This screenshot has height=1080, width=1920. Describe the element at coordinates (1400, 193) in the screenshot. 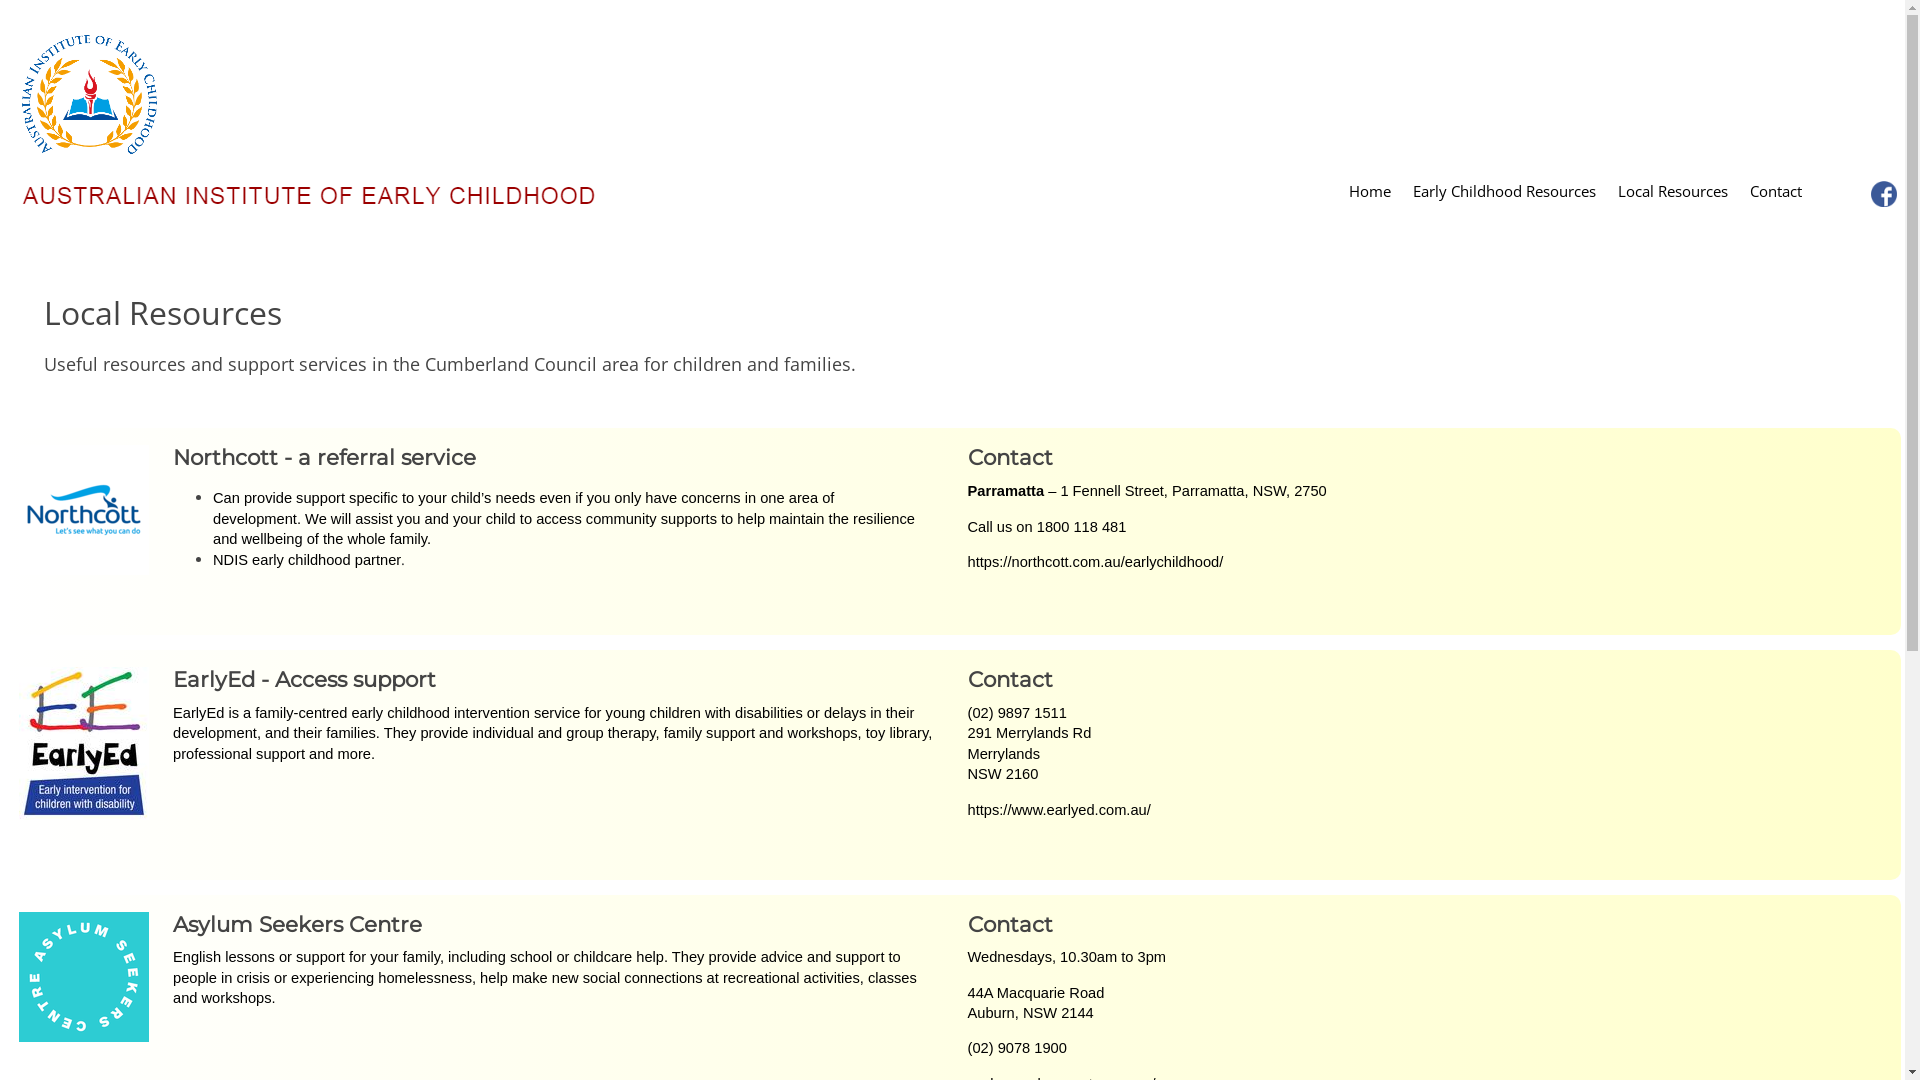

I see `'Early Childhood Resources'` at that location.